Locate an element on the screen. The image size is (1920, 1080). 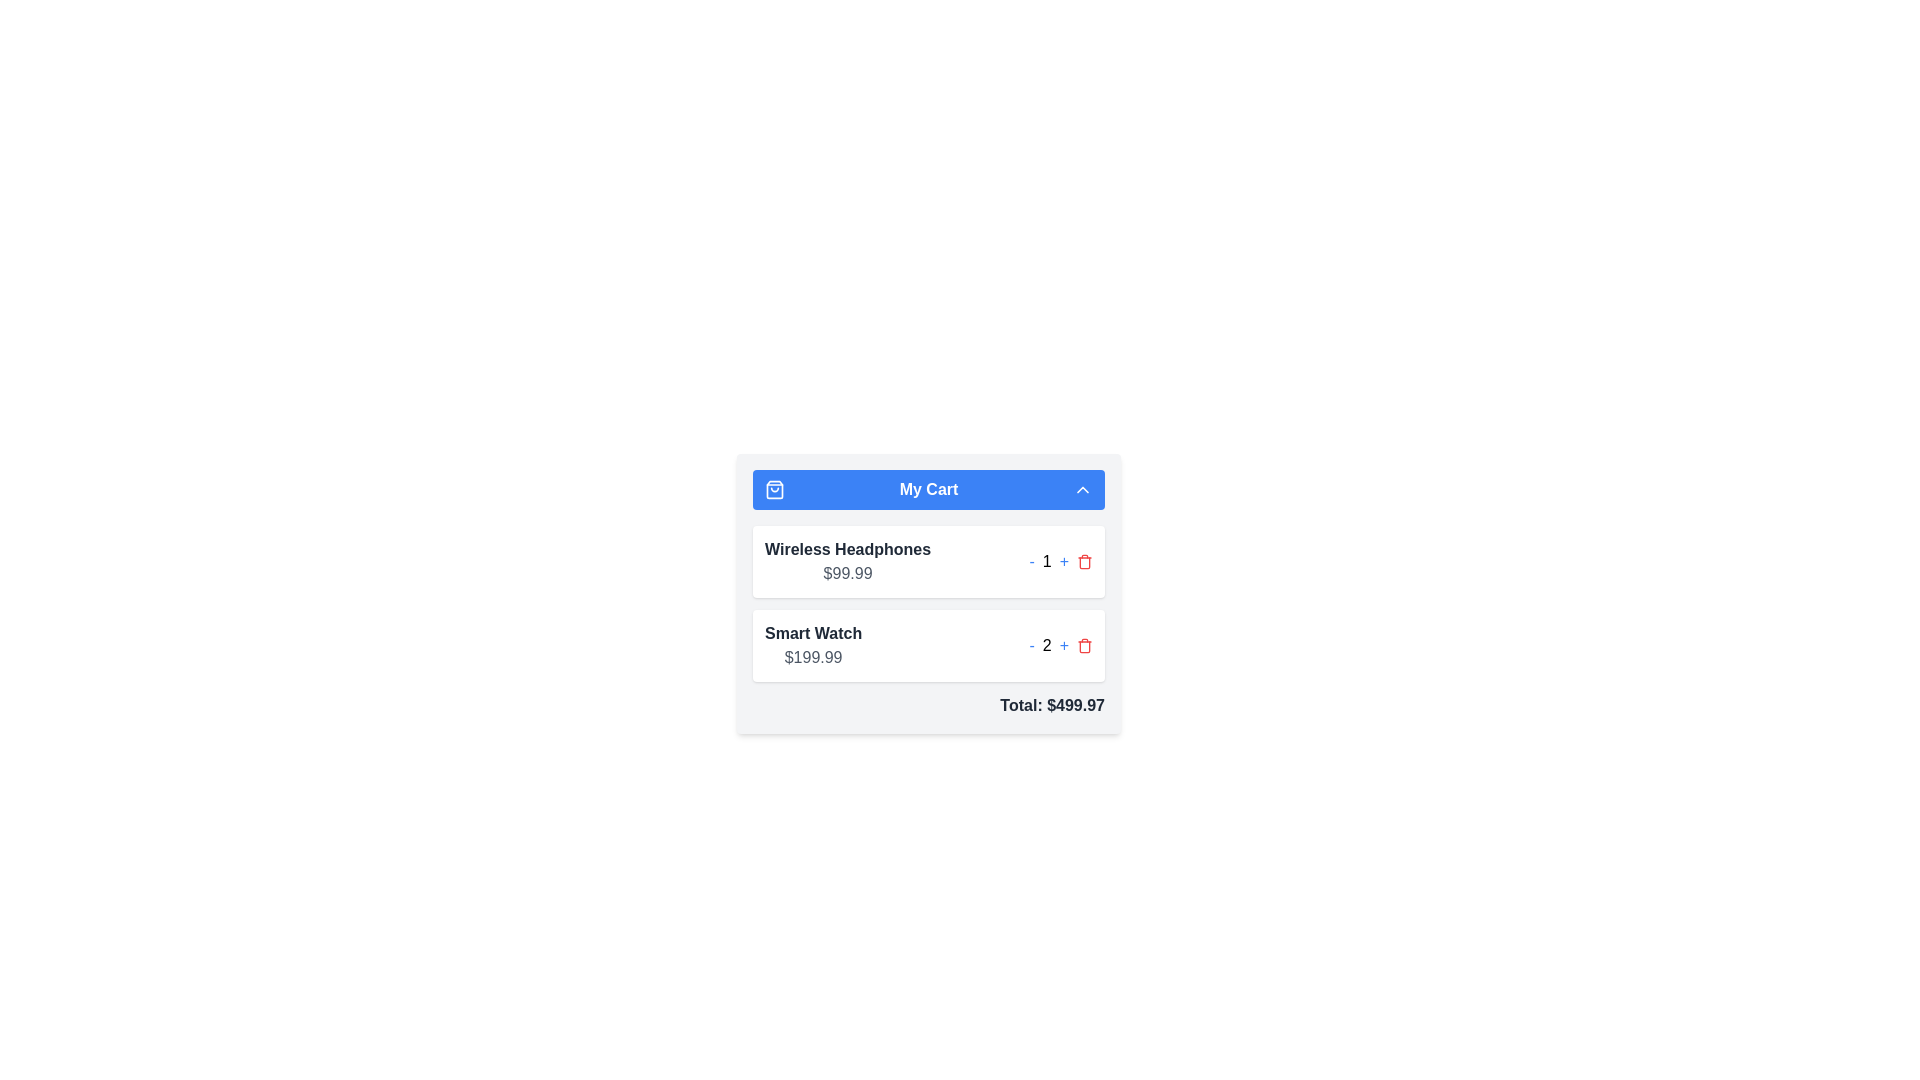
displayed text of the product name and price in the shopping cart, located in the second row underneath the 'Wireless Headphones' item is located at coordinates (813, 645).